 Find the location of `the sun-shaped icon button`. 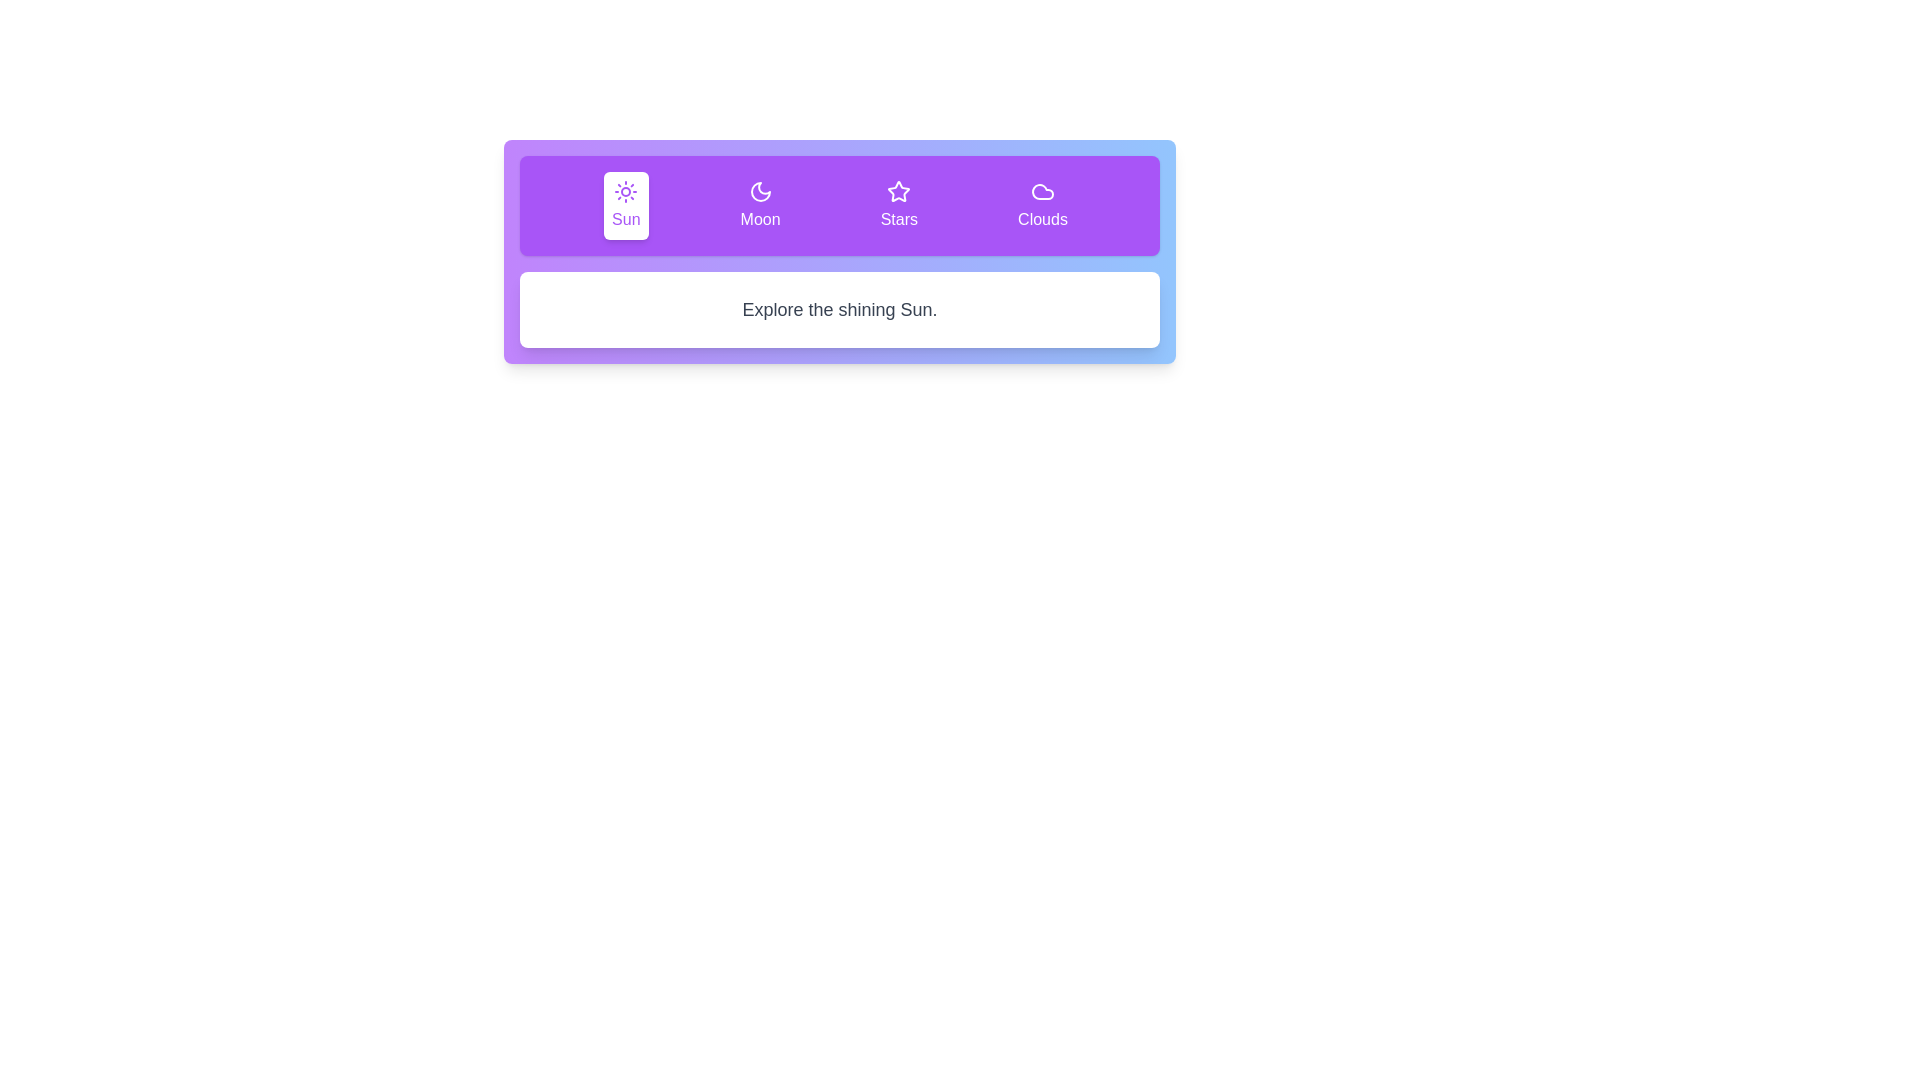

the sun-shaped icon button is located at coordinates (625, 192).